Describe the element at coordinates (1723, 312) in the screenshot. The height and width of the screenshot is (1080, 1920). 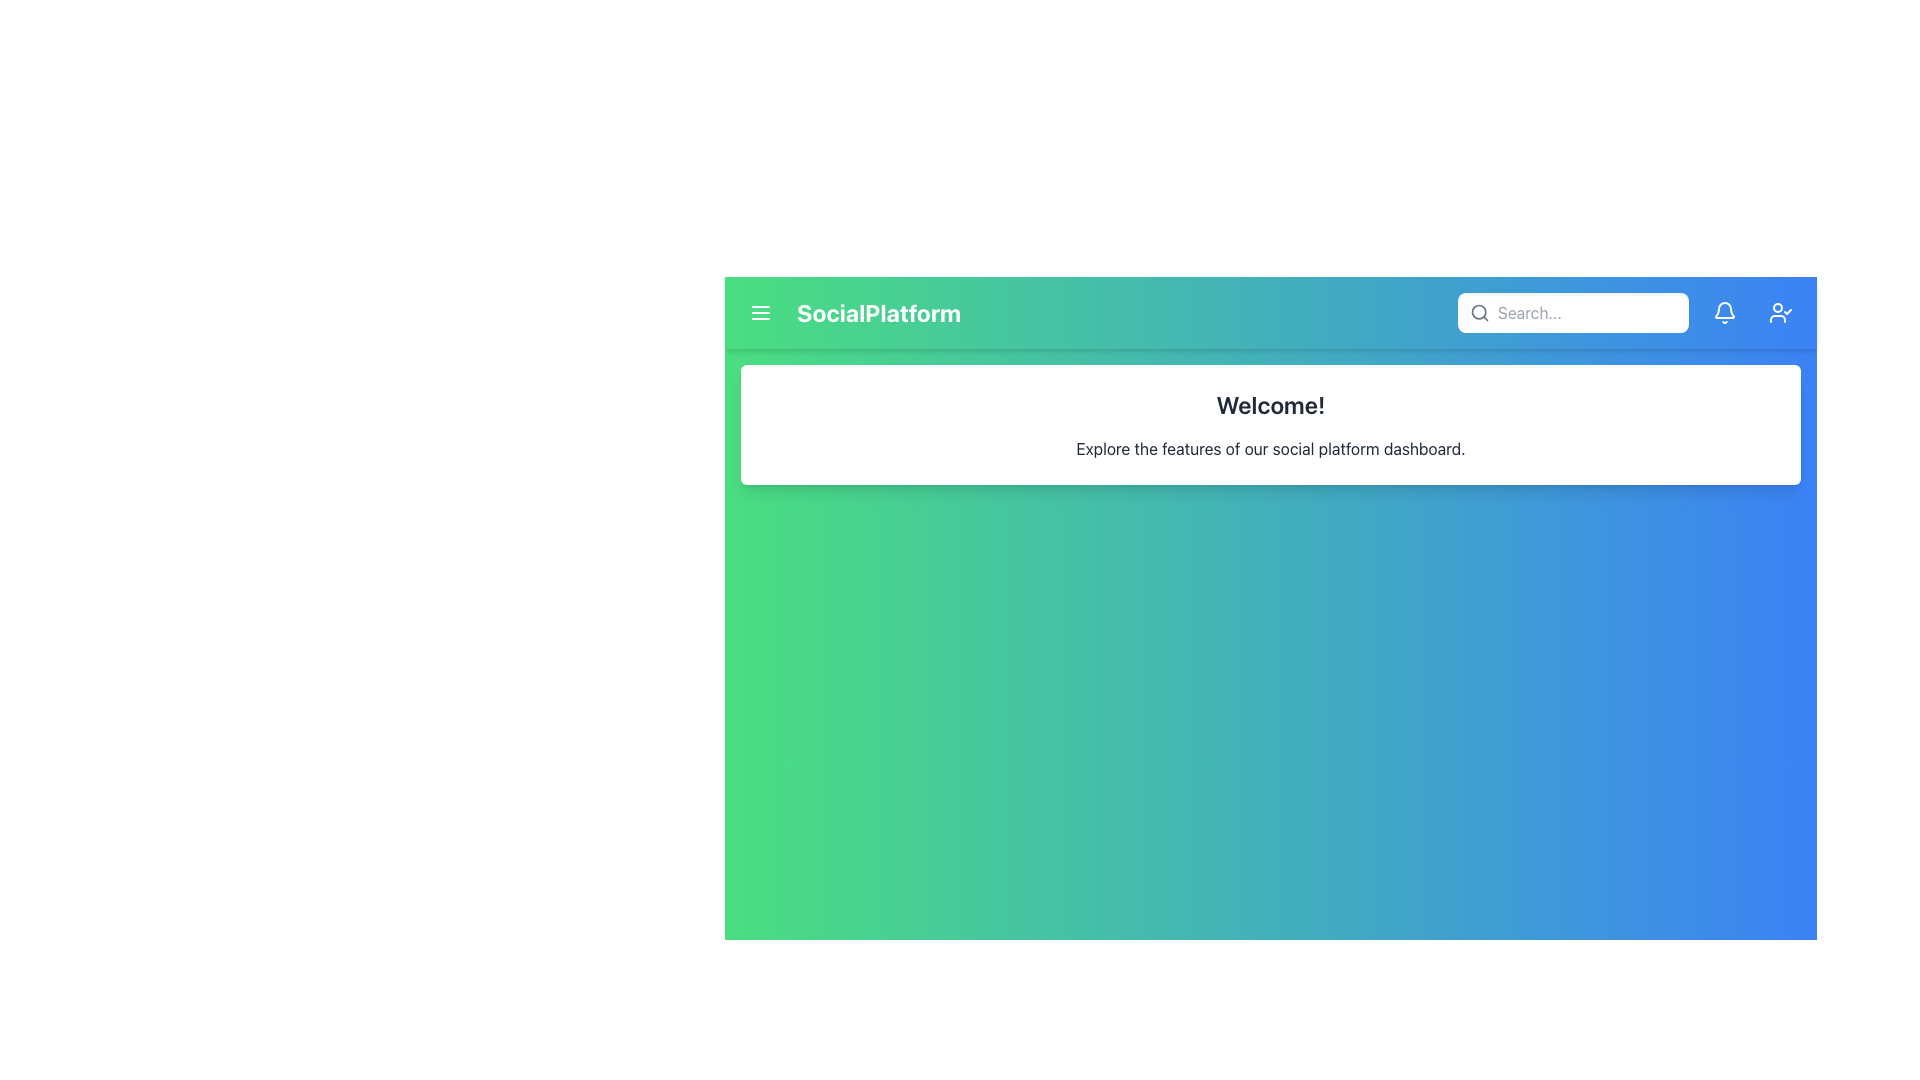
I see `the notifications icon button located in the top-right corner of the viewport, between the search input field and the user profile icon` at that location.